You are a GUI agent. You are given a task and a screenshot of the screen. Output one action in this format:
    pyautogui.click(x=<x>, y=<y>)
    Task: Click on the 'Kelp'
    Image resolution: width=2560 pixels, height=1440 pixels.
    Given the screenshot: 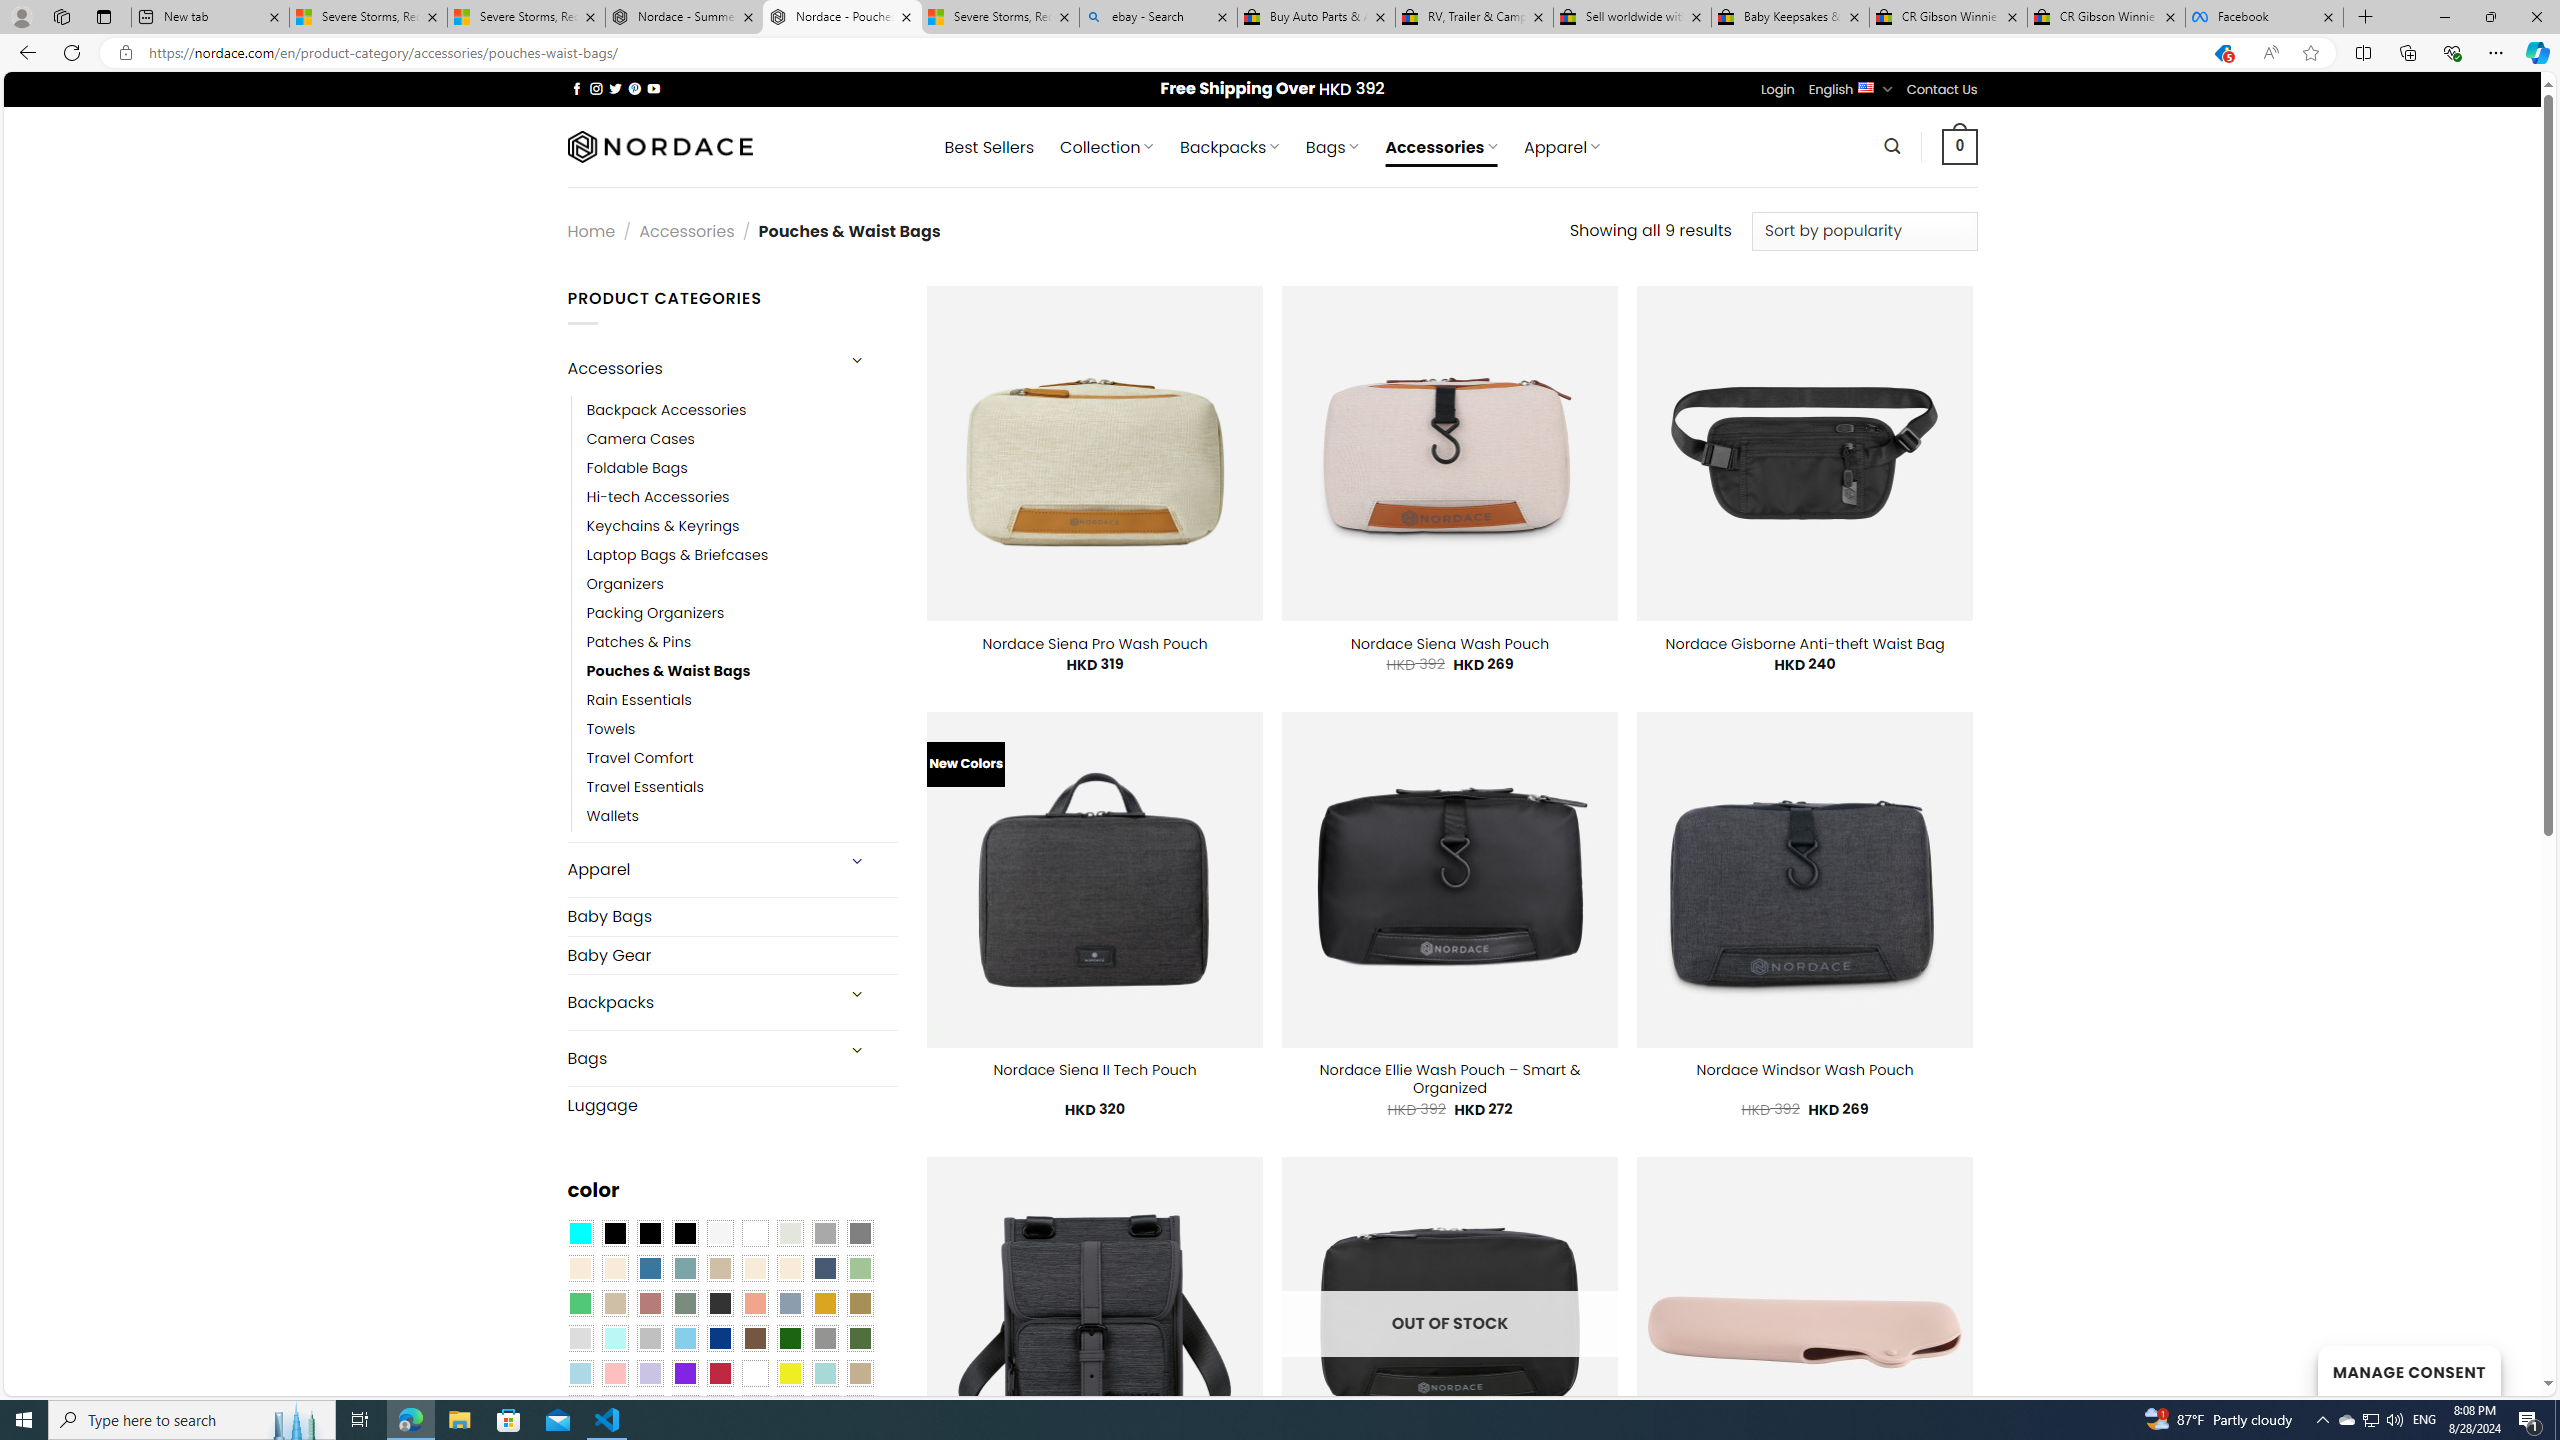 What is the action you would take?
    pyautogui.click(x=860, y=1303)
    